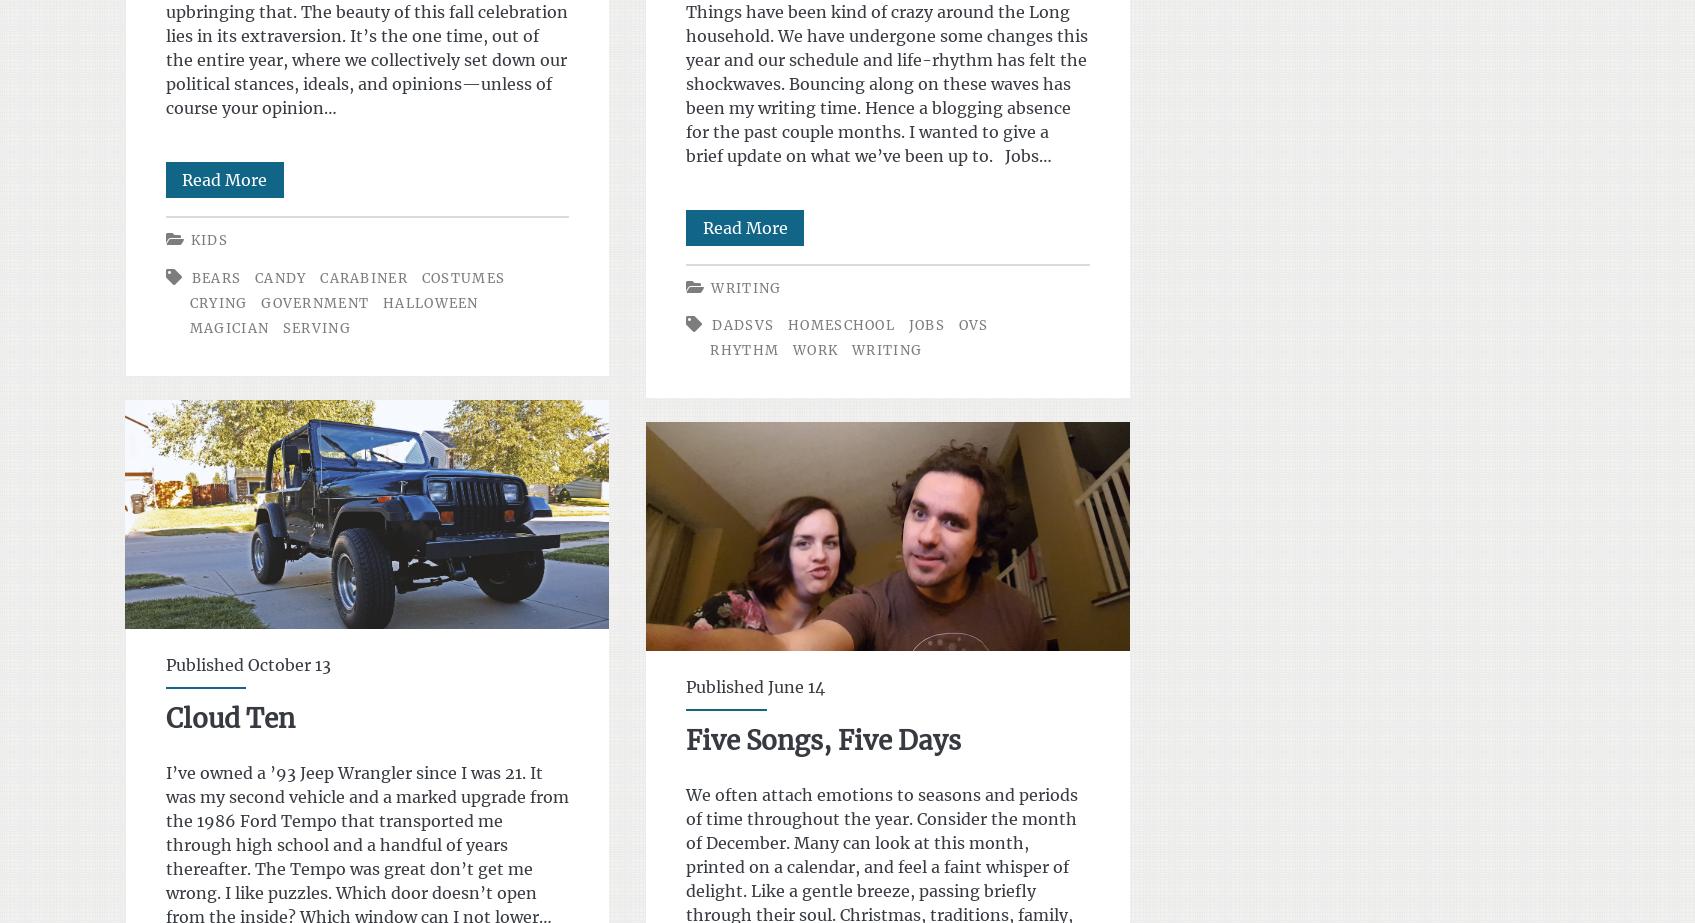 The image size is (1695, 923). Describe the element at coordinates (792, 349) in the screenshot. I see `'work'` at that location.